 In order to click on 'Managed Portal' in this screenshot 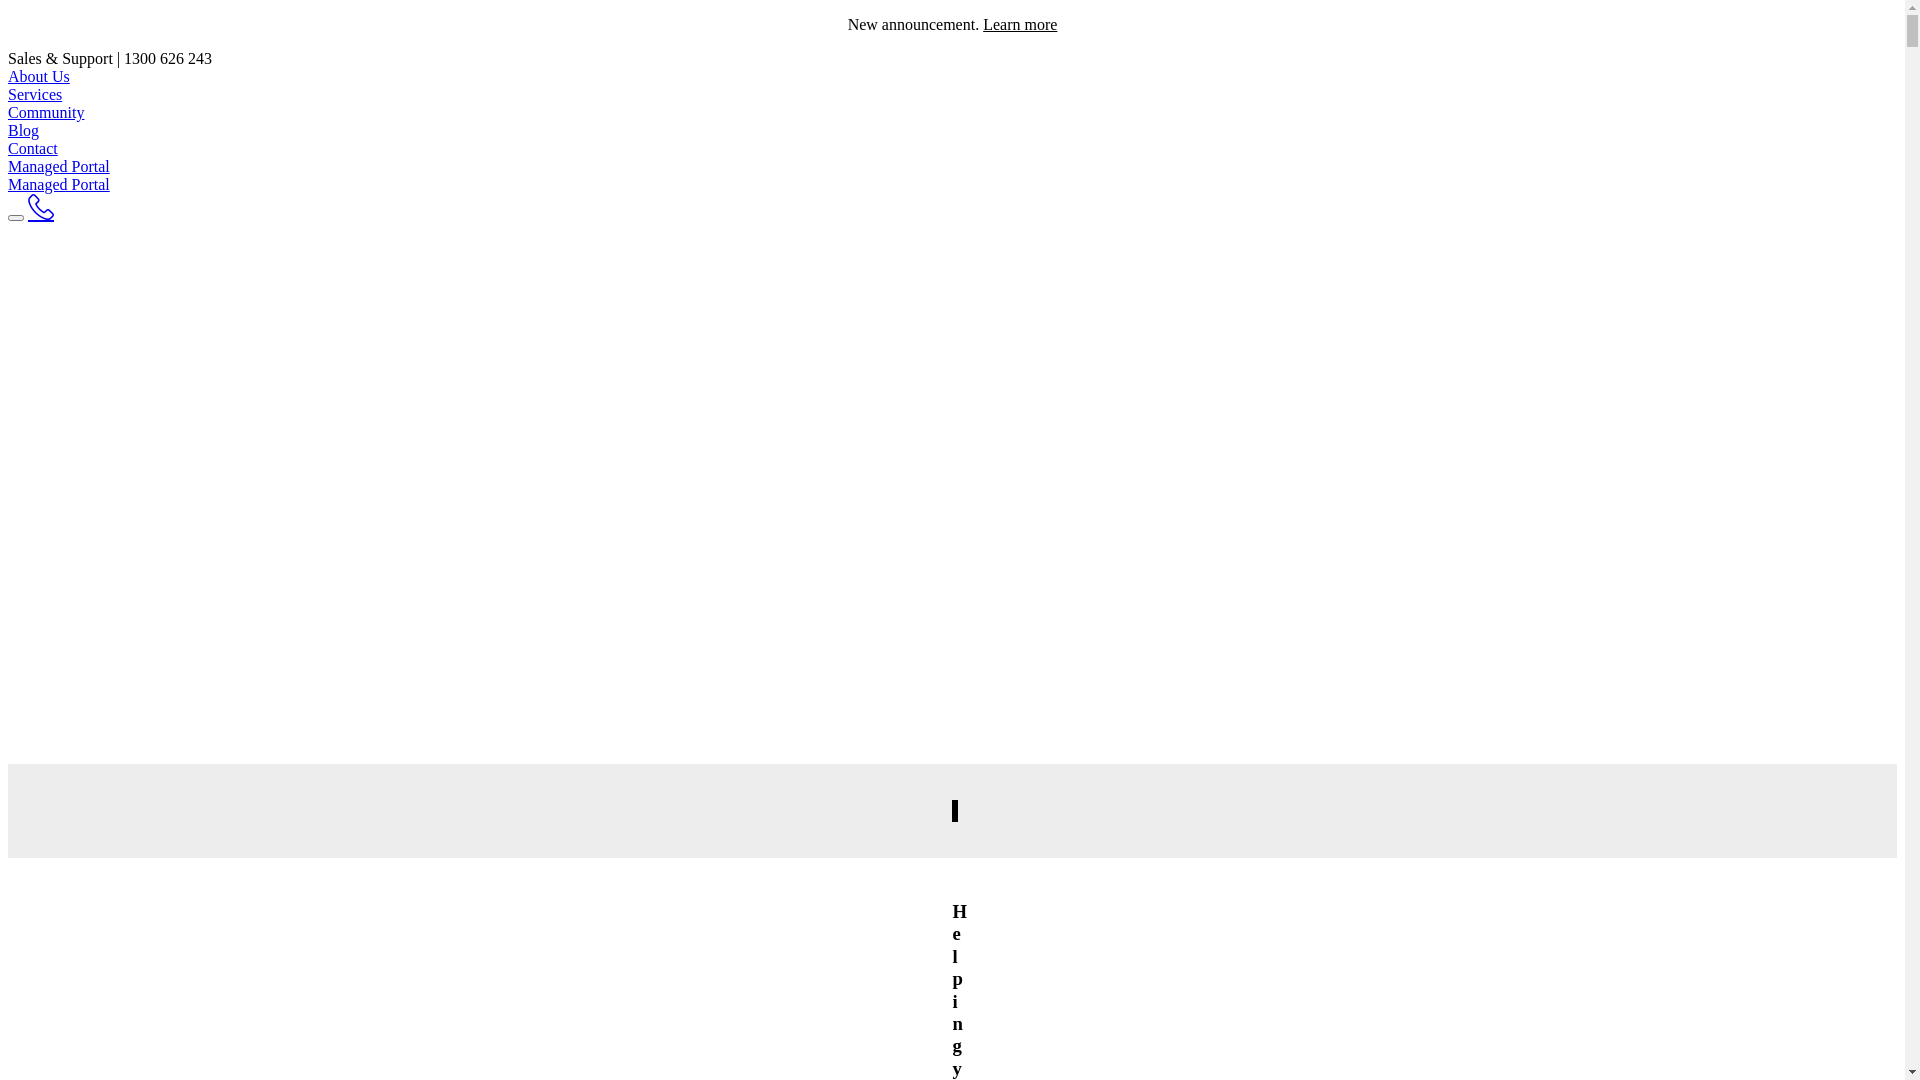, I will do `click(8, 165)`.